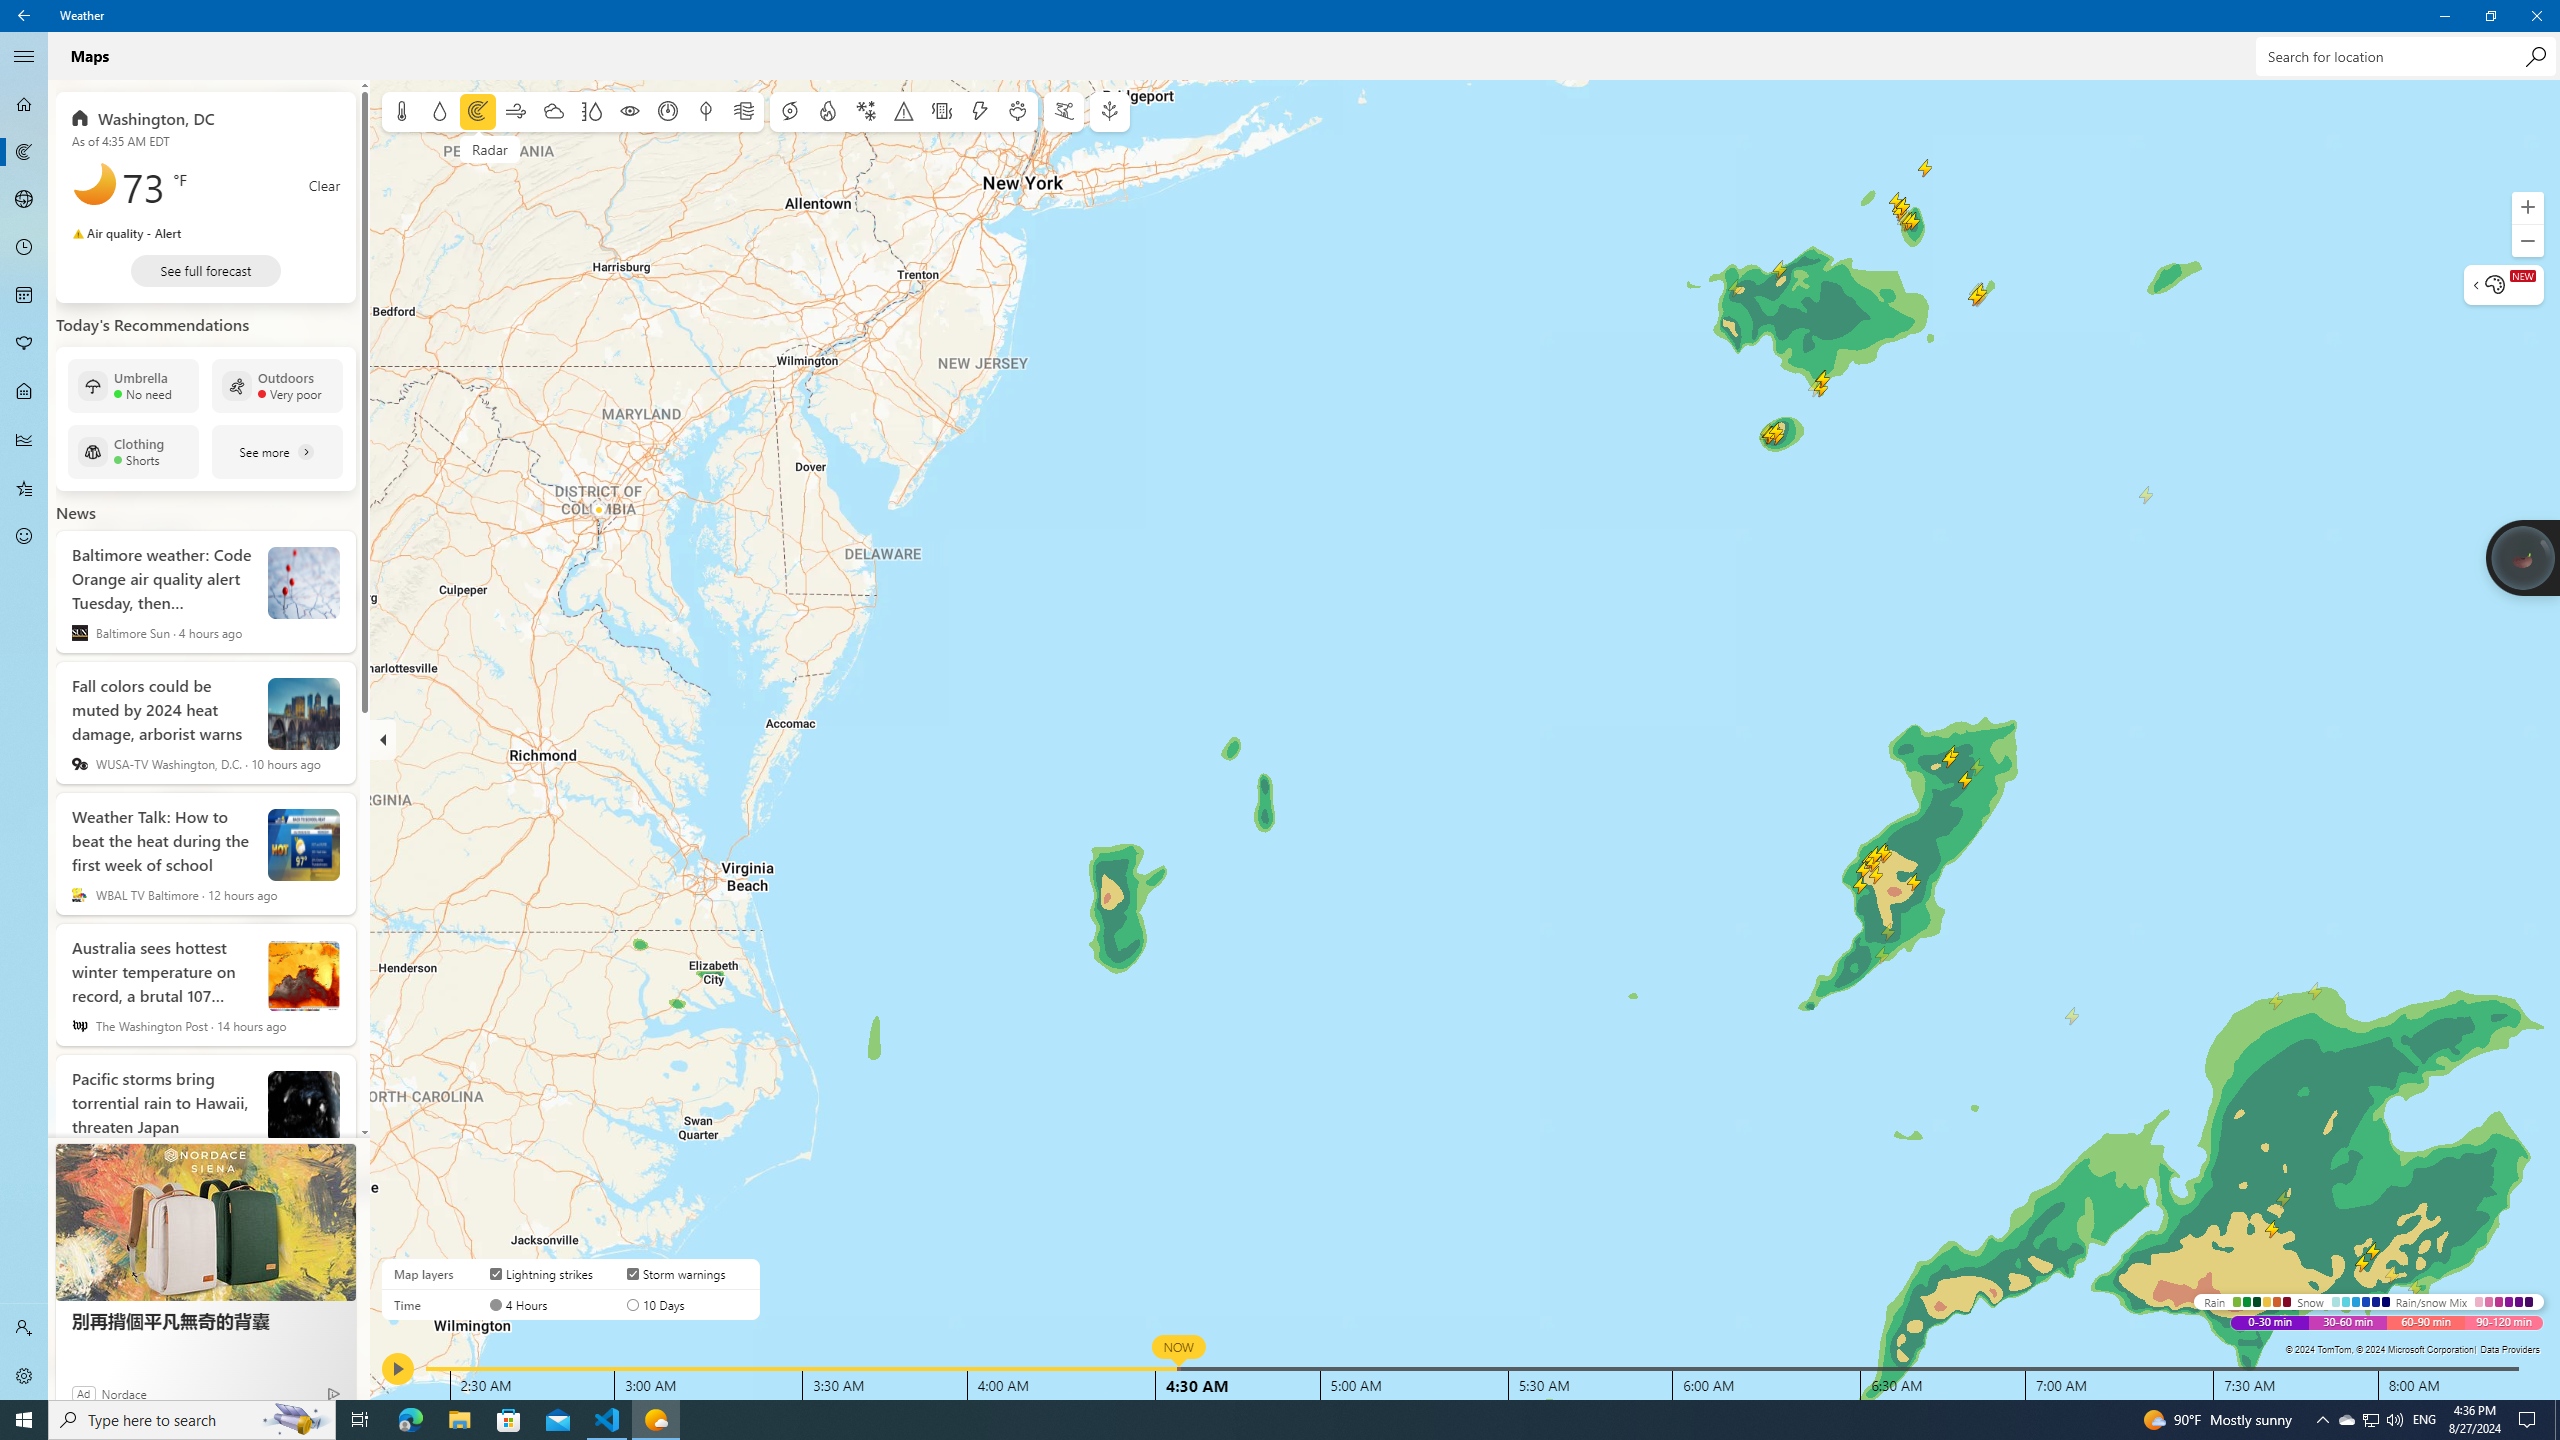 The image size is (2560, 1440). What do you see at coordinates (24, 15) in the screenshot?
I see `'Back'` at bounding box center [24, 15].